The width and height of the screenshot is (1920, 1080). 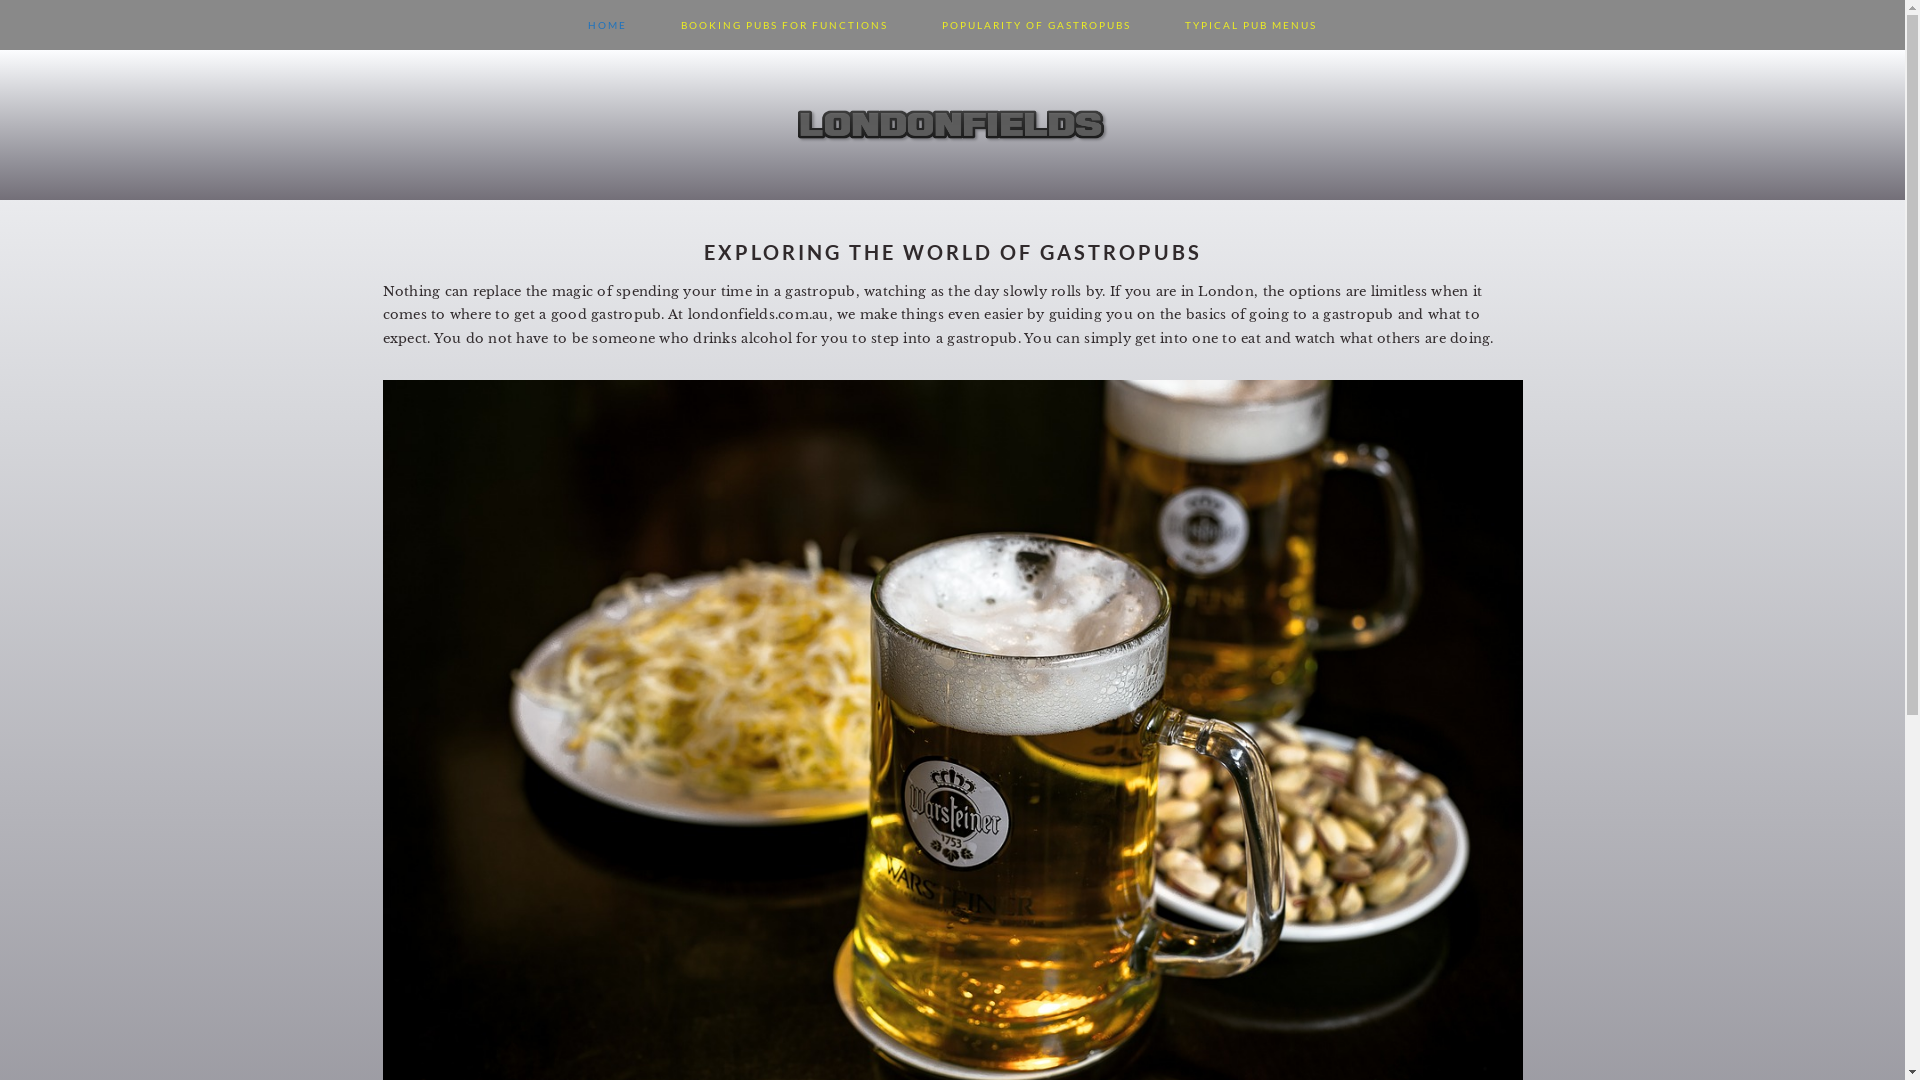 I want to click on 'HOME', so click(x=606, y=24).